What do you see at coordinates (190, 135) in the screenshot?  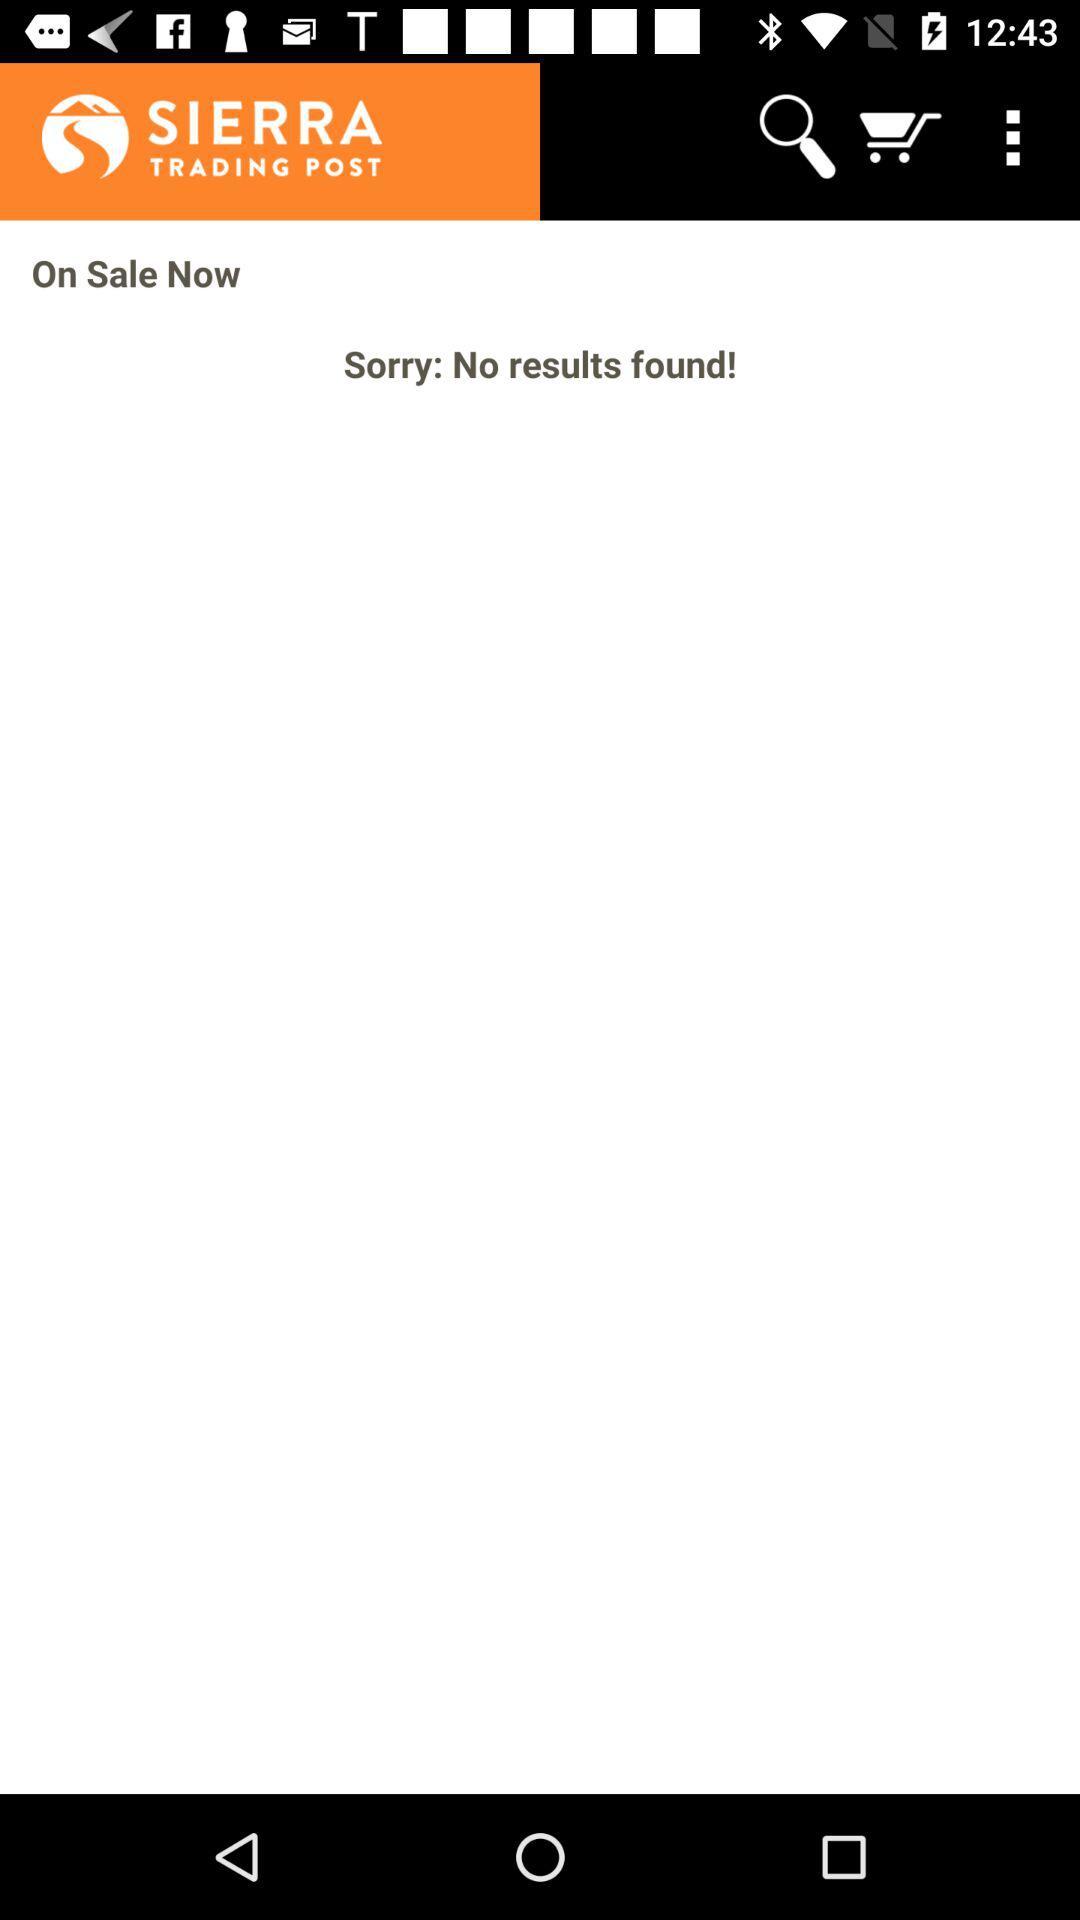 I see `the icon at the top left corner` at bounding box center [190, 135].